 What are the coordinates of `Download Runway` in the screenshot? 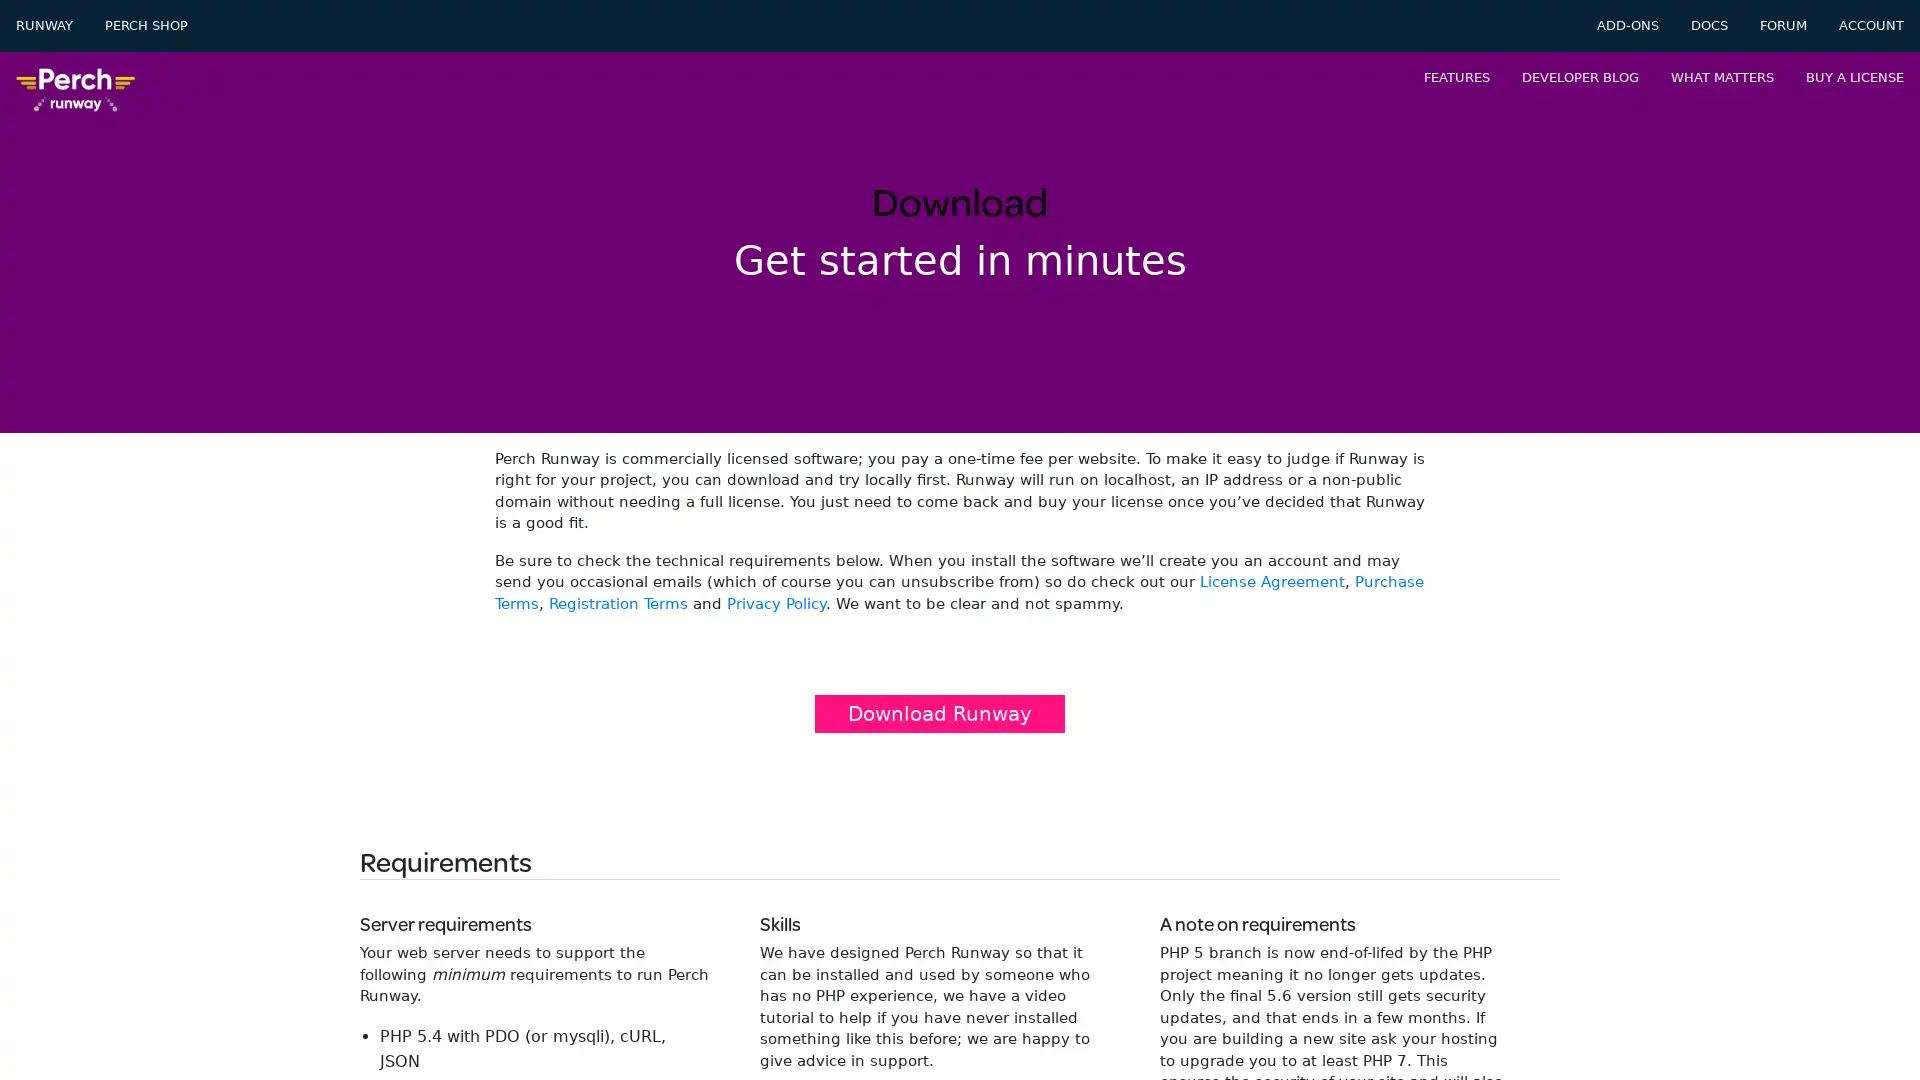 It's located at (938, 712).